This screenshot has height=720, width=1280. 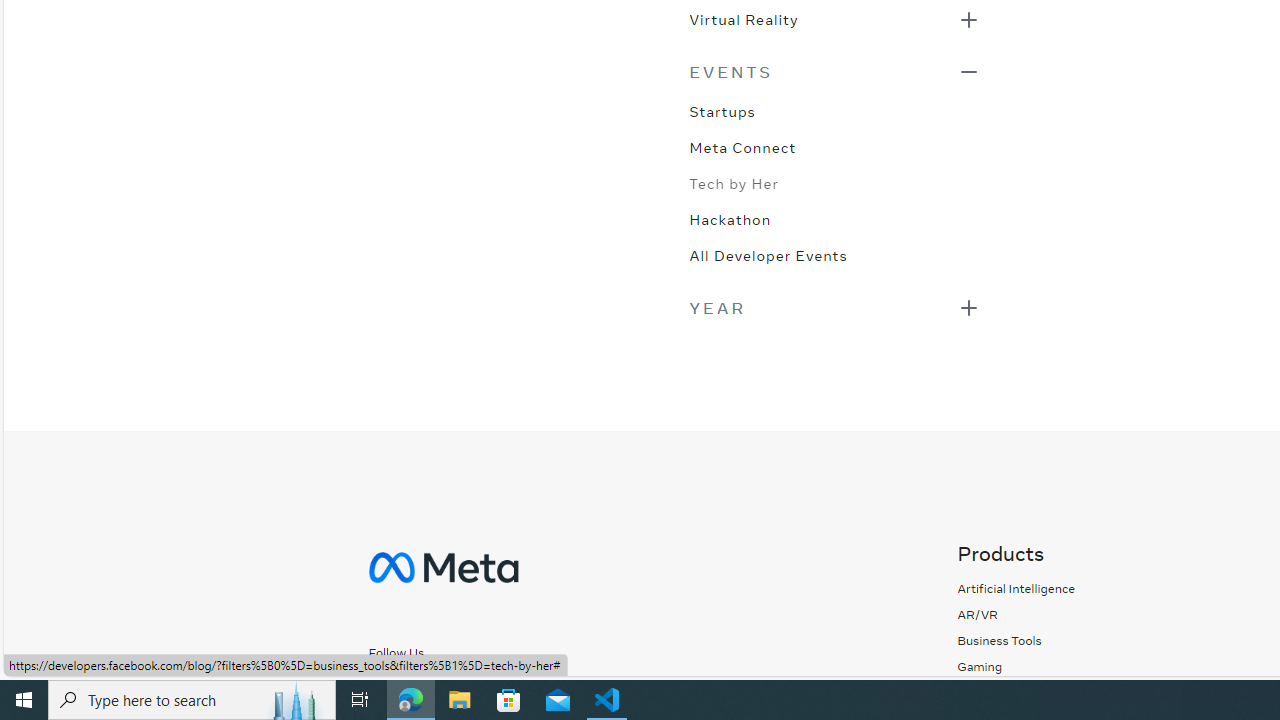 What do you see at coordinates (467, 686) in the screenshot?
I see `'Follow us on Twitter'` at bounding box center [467, 686].